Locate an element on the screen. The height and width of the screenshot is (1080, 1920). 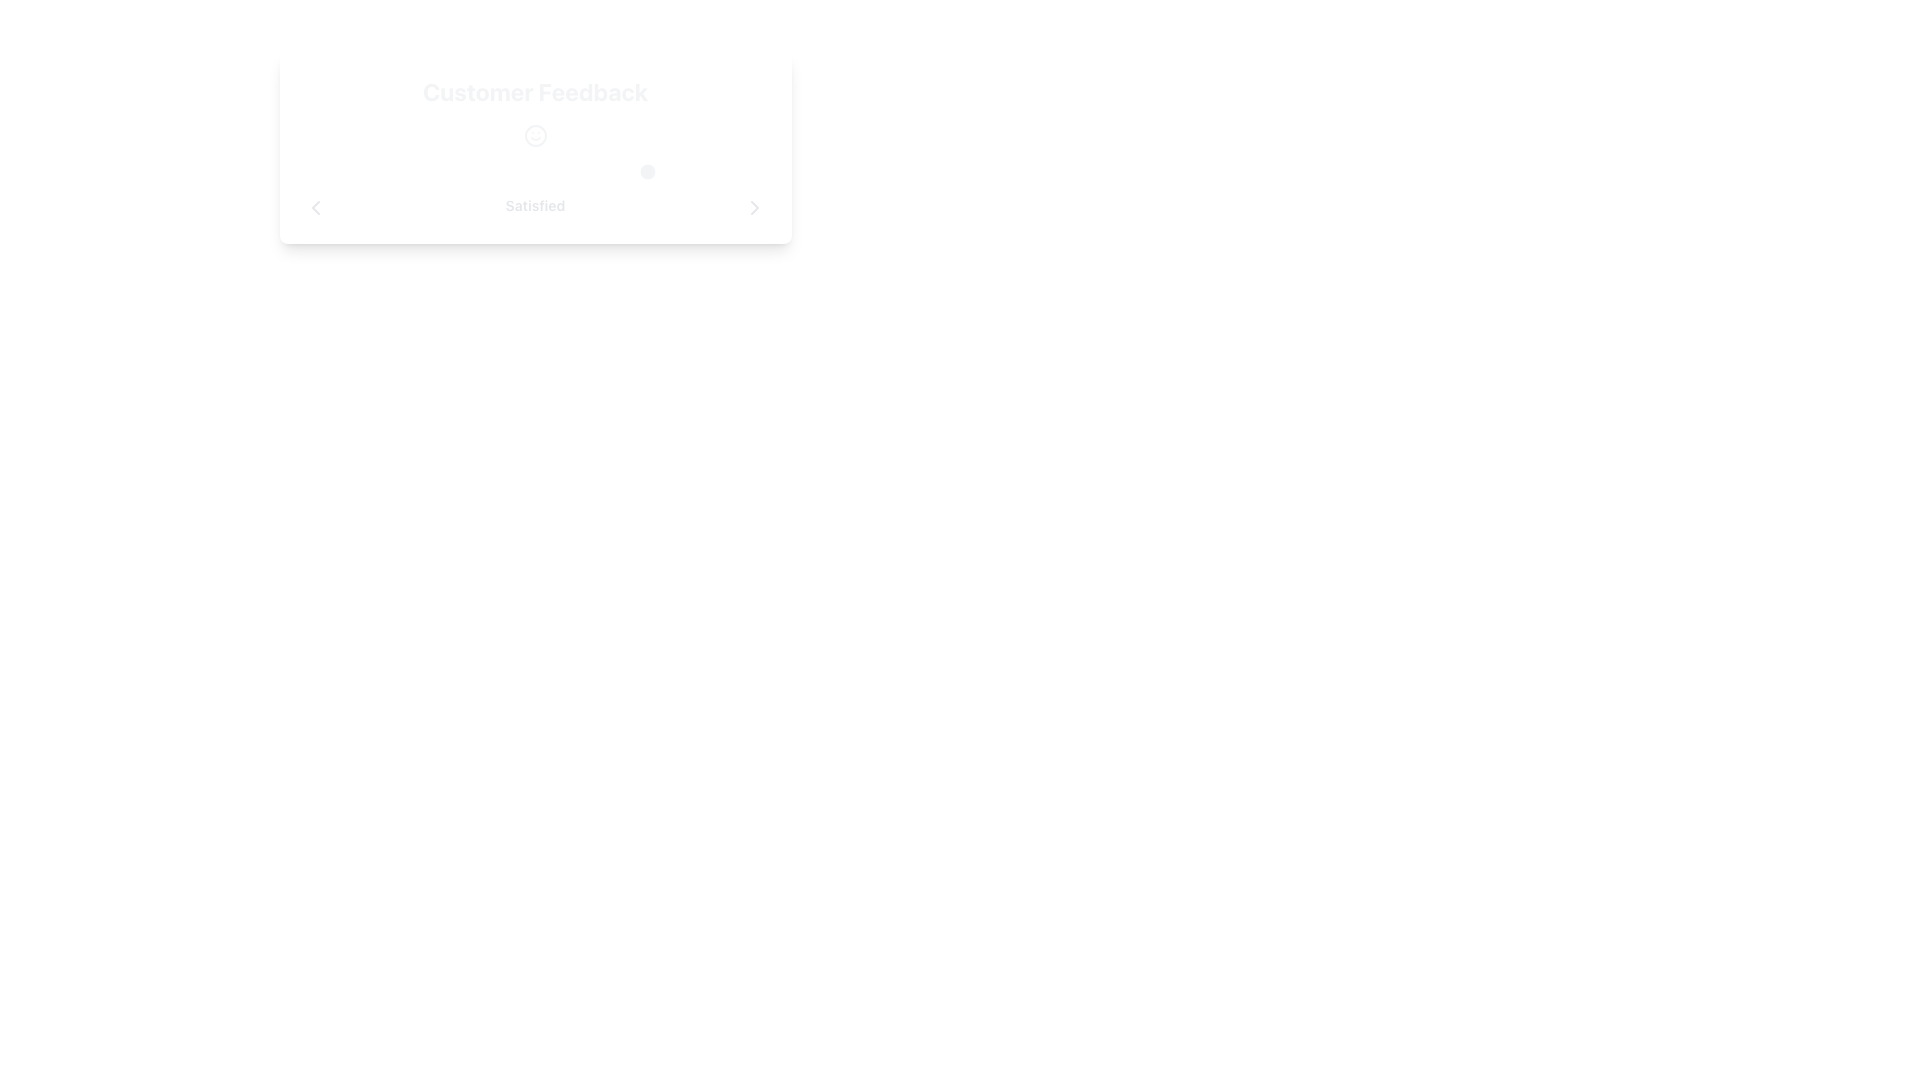
the slider is located at coordinates (535, 171).